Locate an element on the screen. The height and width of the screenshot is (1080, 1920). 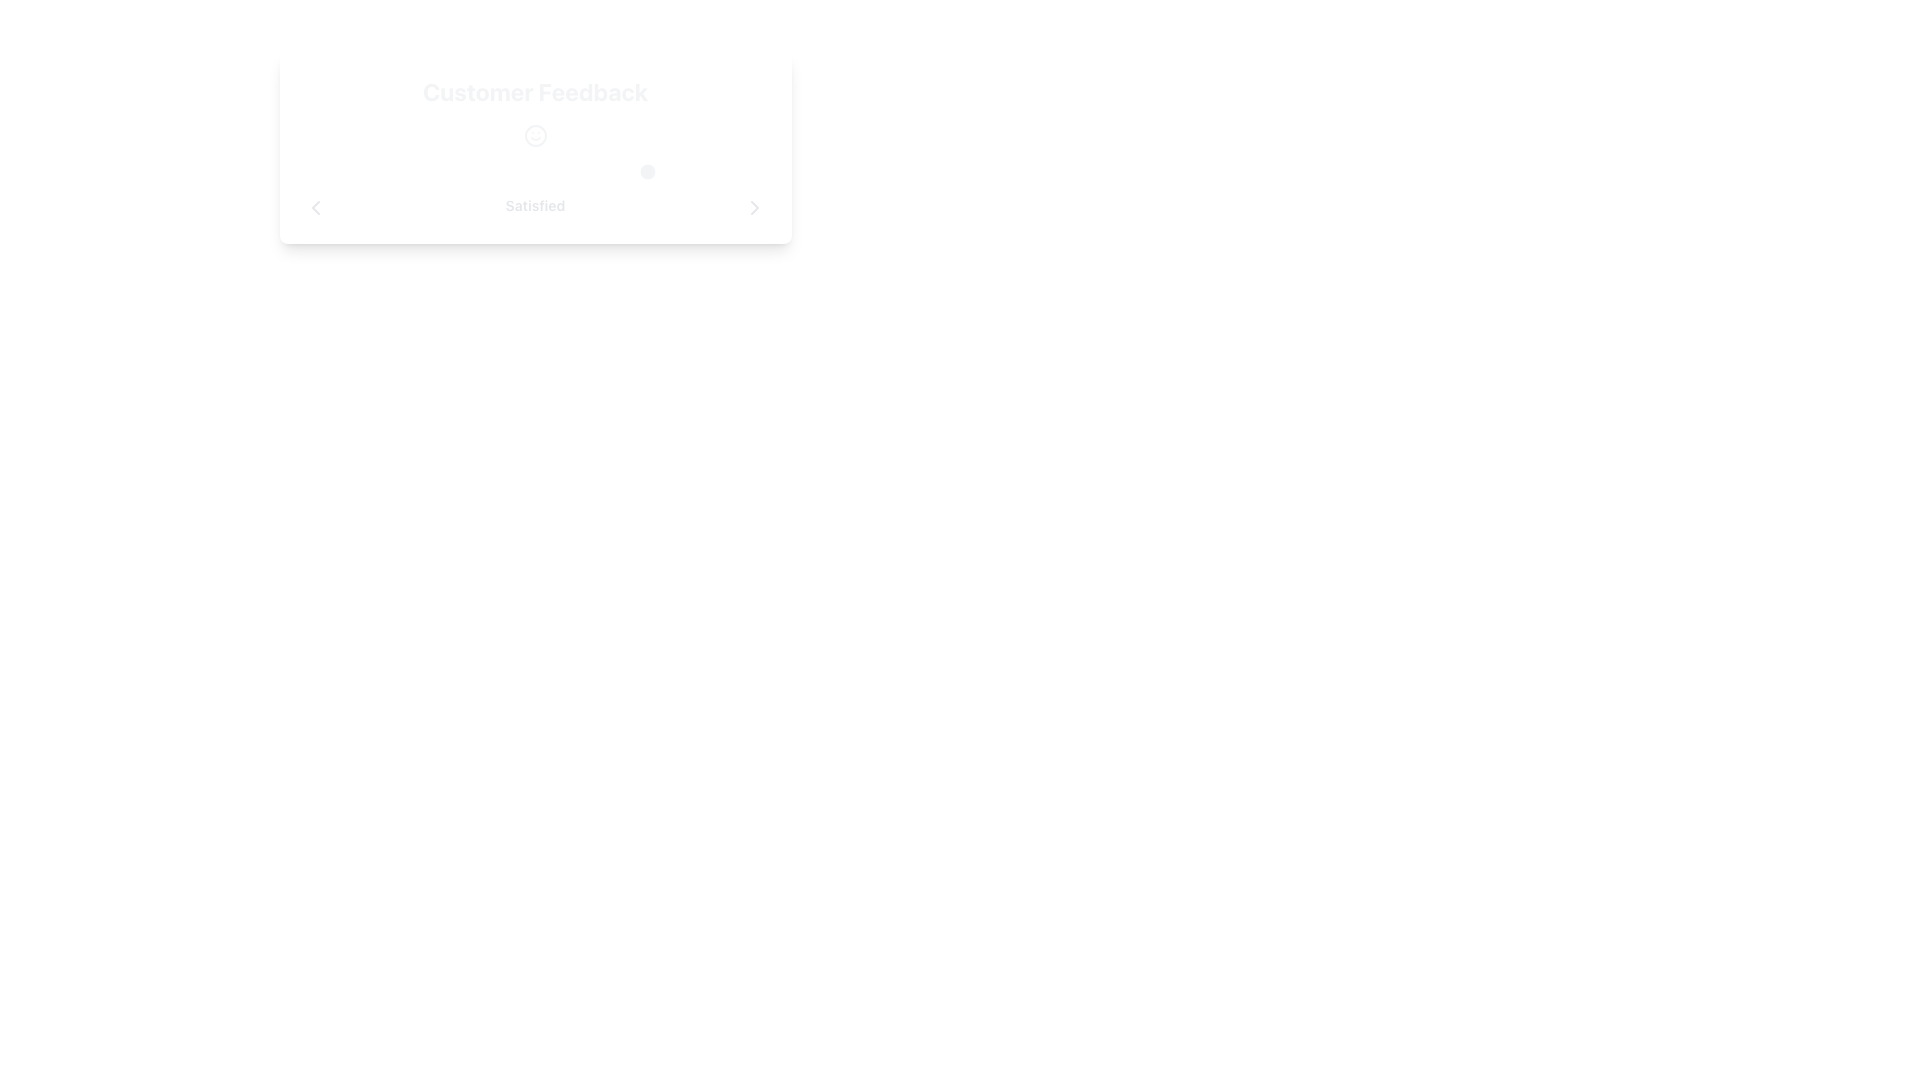
the slider is located at coordinates (535, 171).